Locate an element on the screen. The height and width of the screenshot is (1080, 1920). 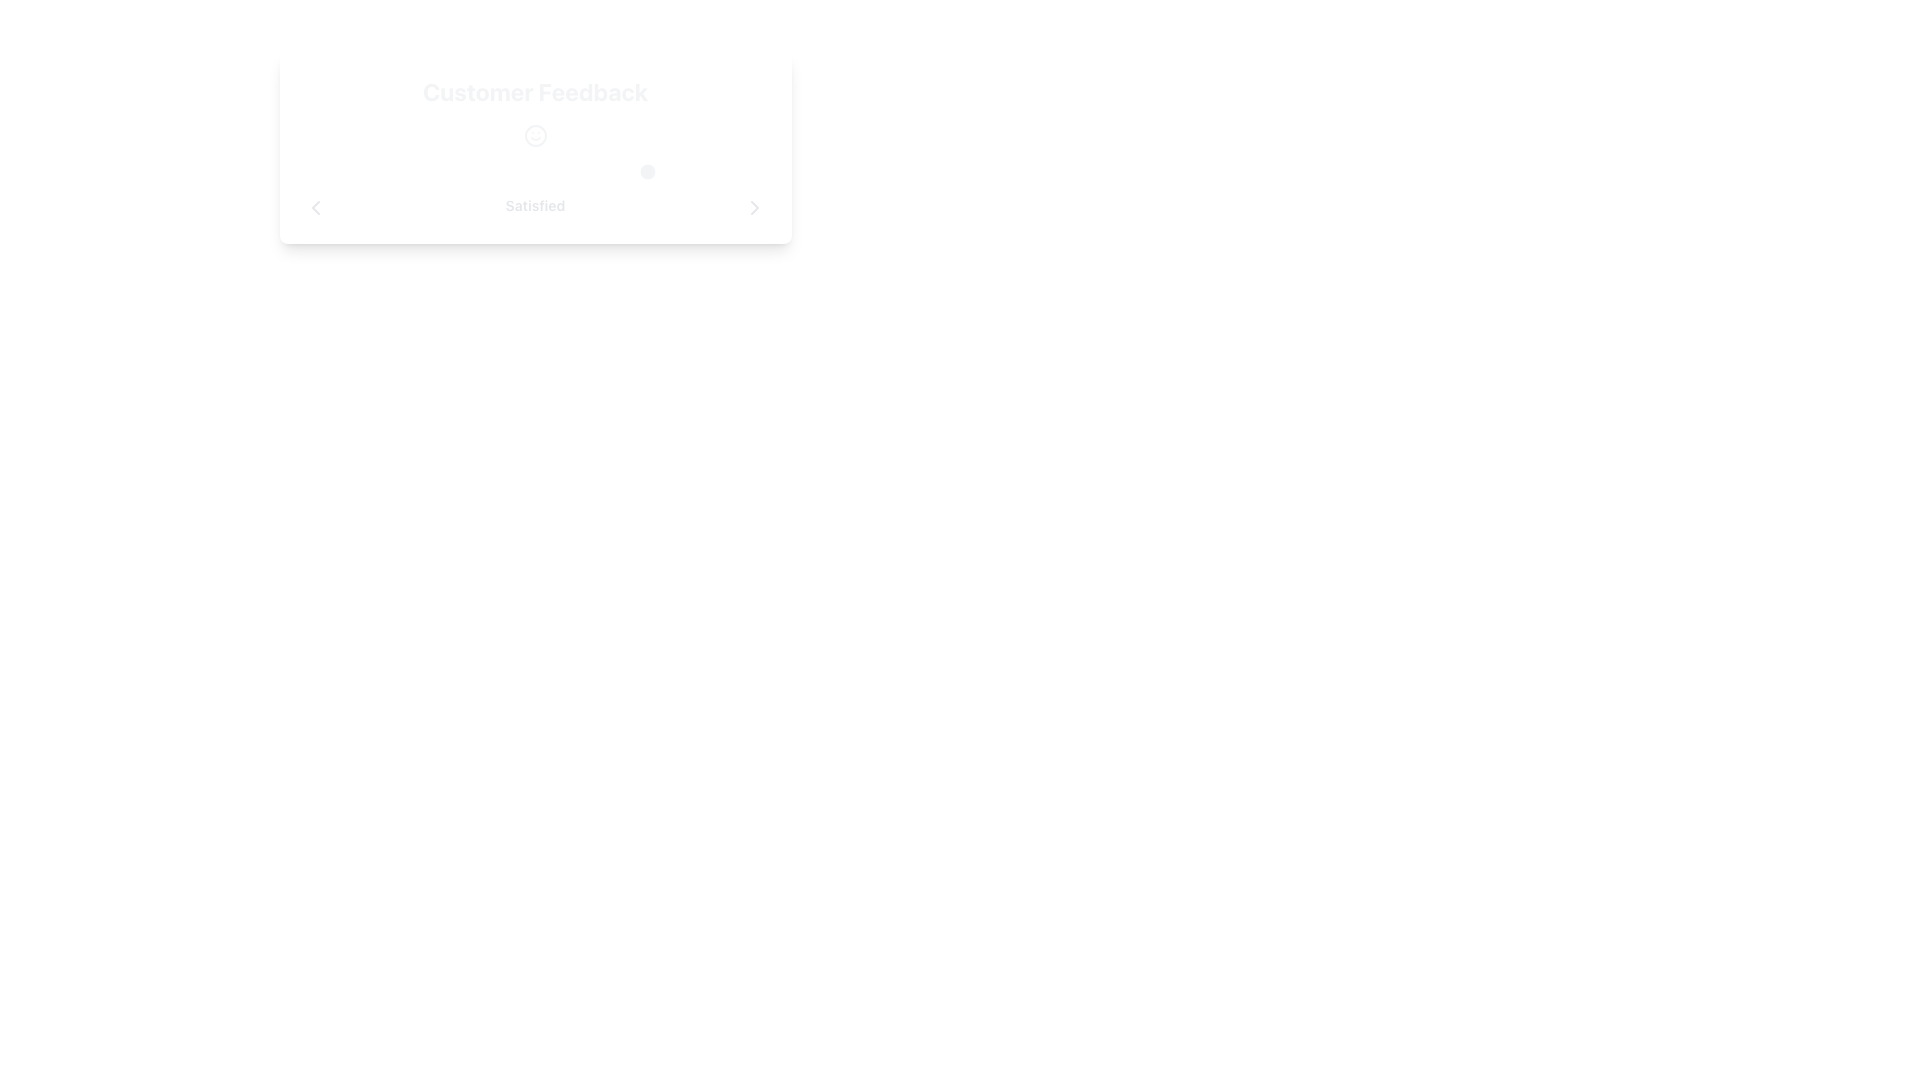
the slider is located at coordinates (535, 171).